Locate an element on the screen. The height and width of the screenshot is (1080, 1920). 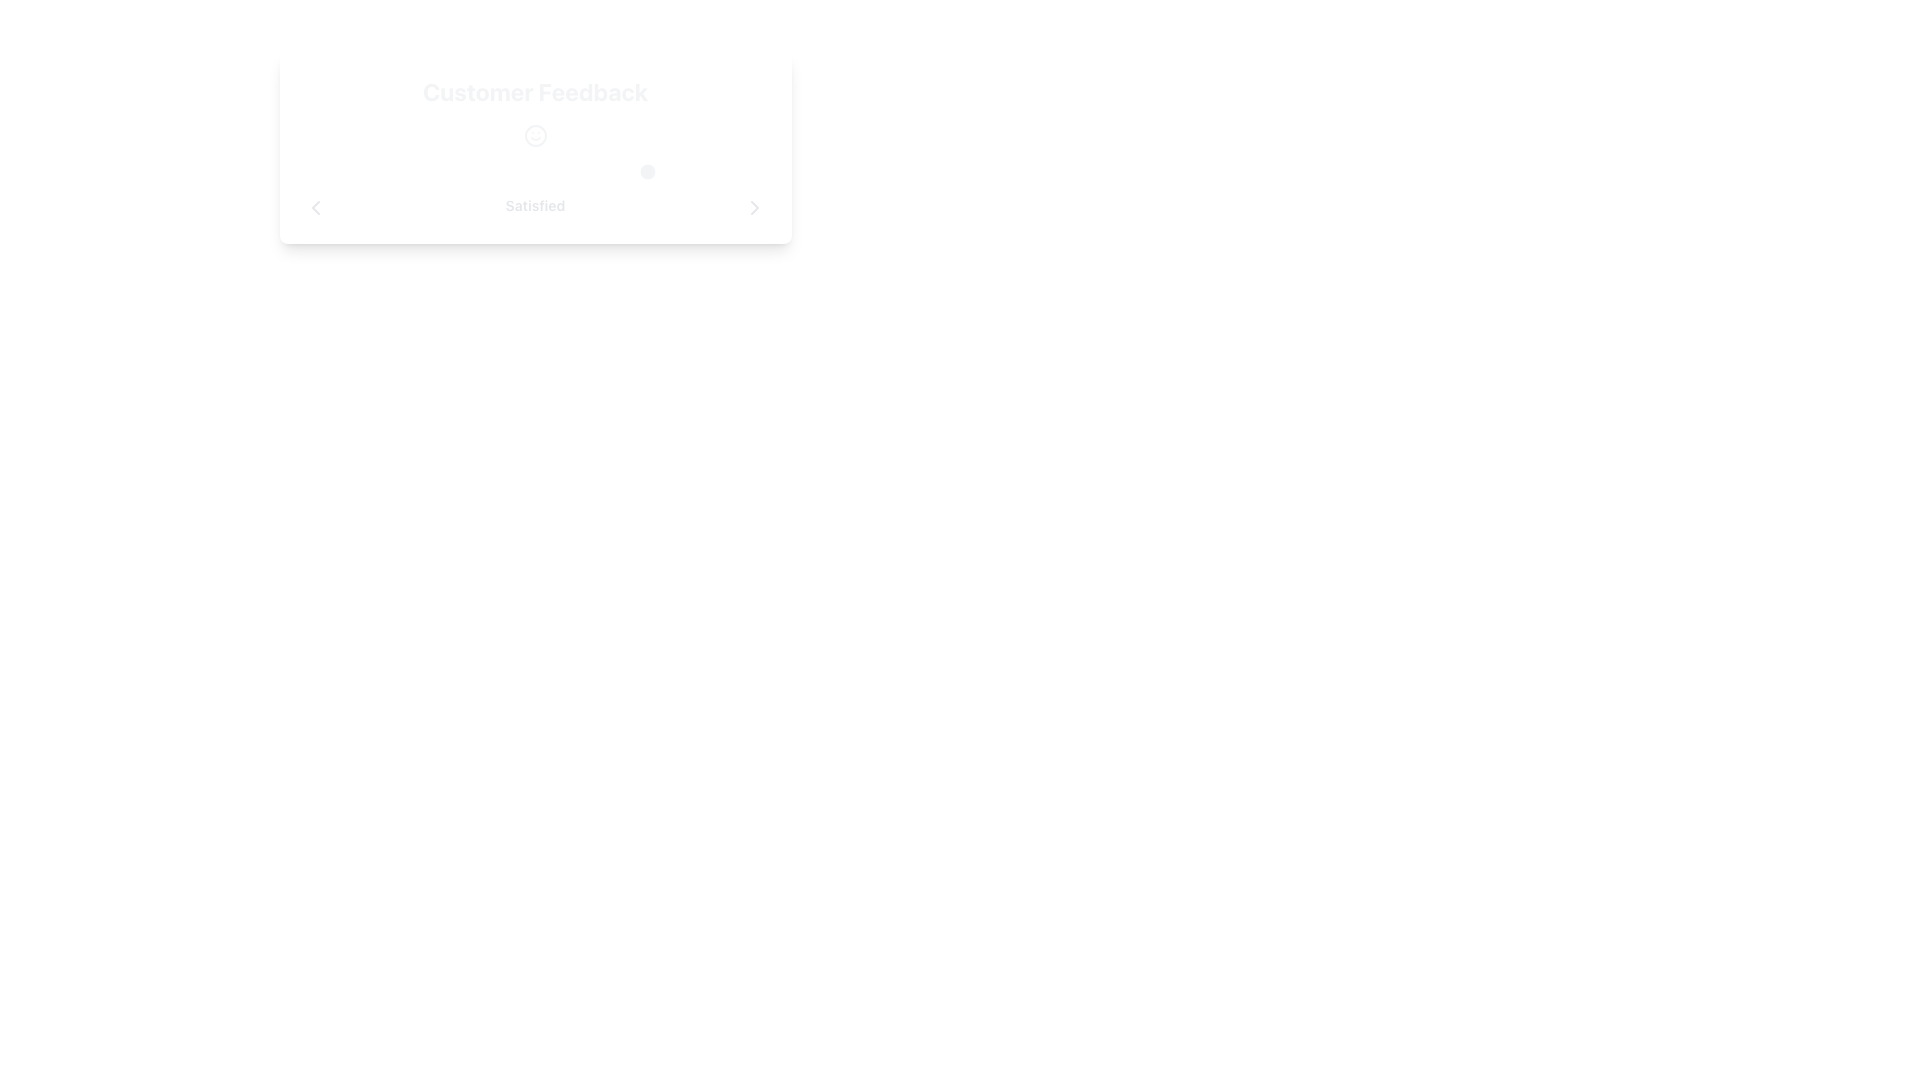
the slider is located at coordinates (535, 171).